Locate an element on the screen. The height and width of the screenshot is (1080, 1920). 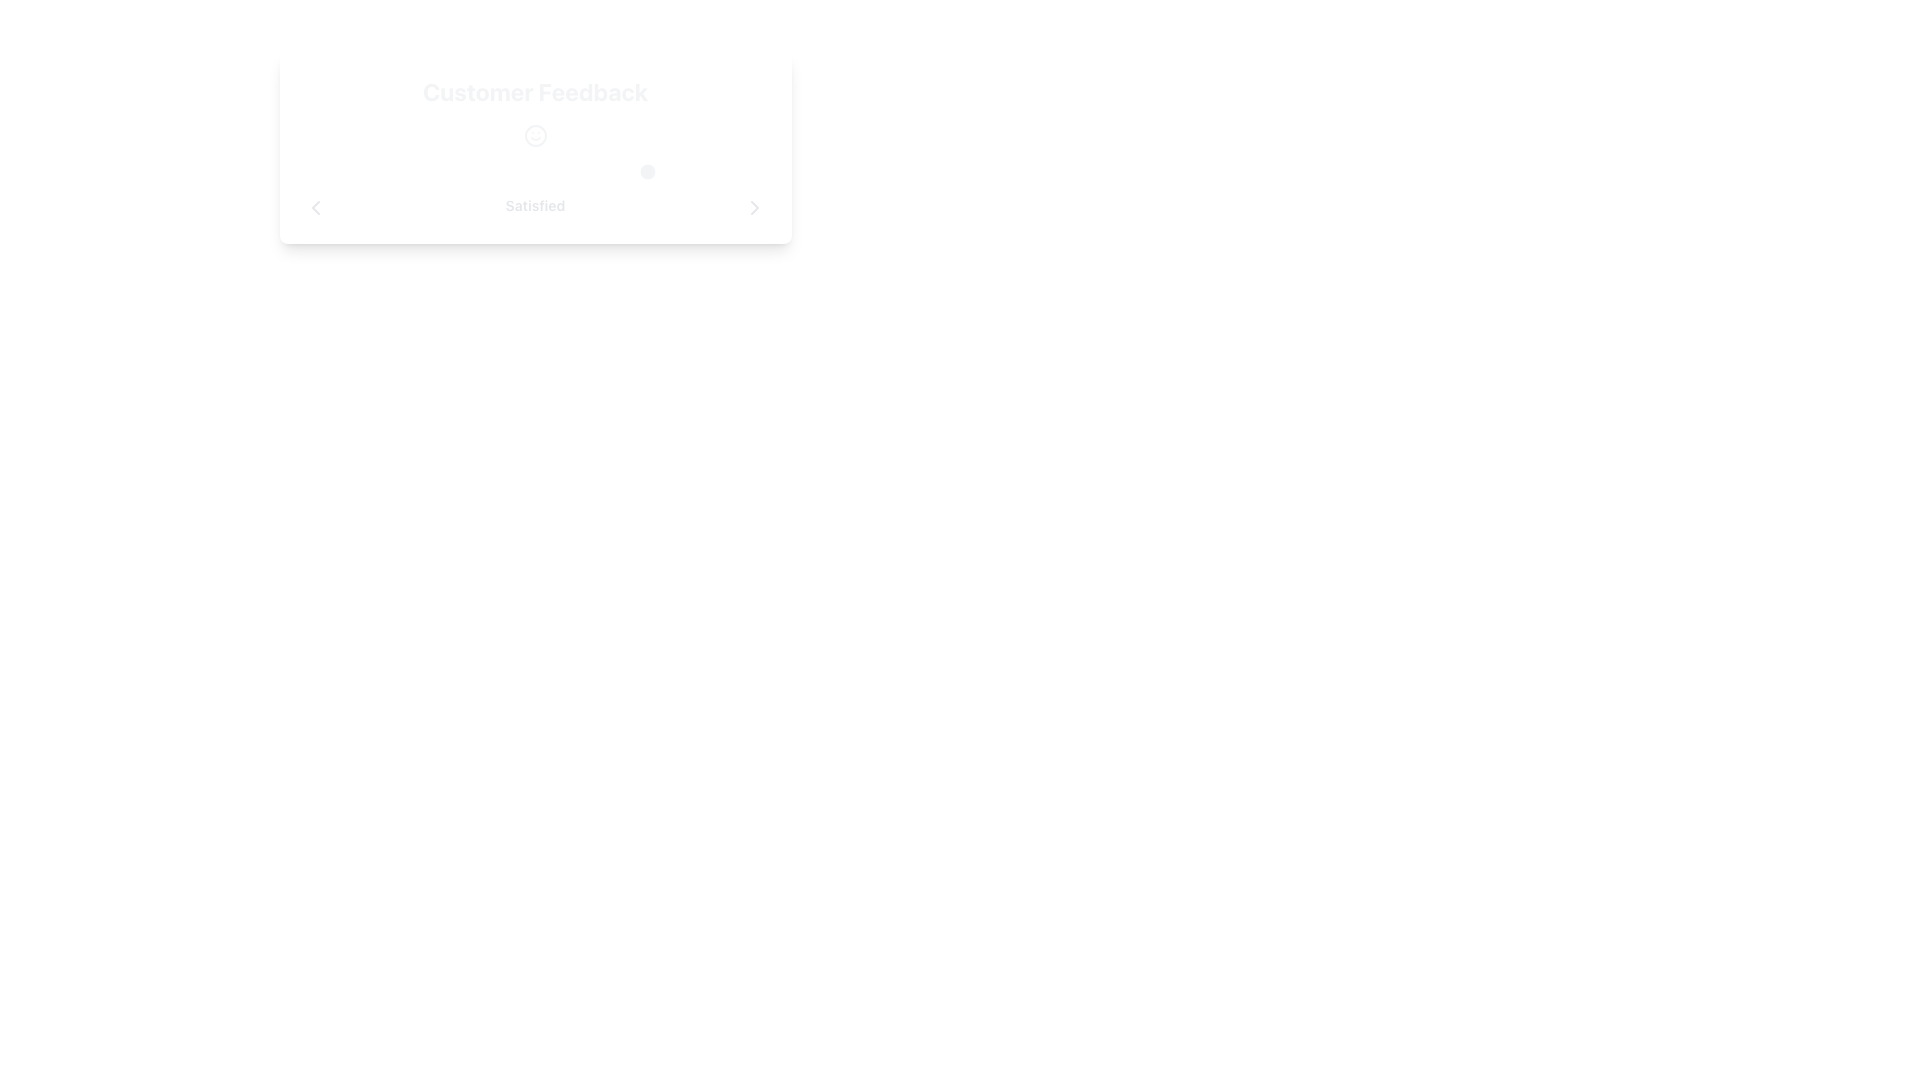
the slider is located at coordinates (535, 171).